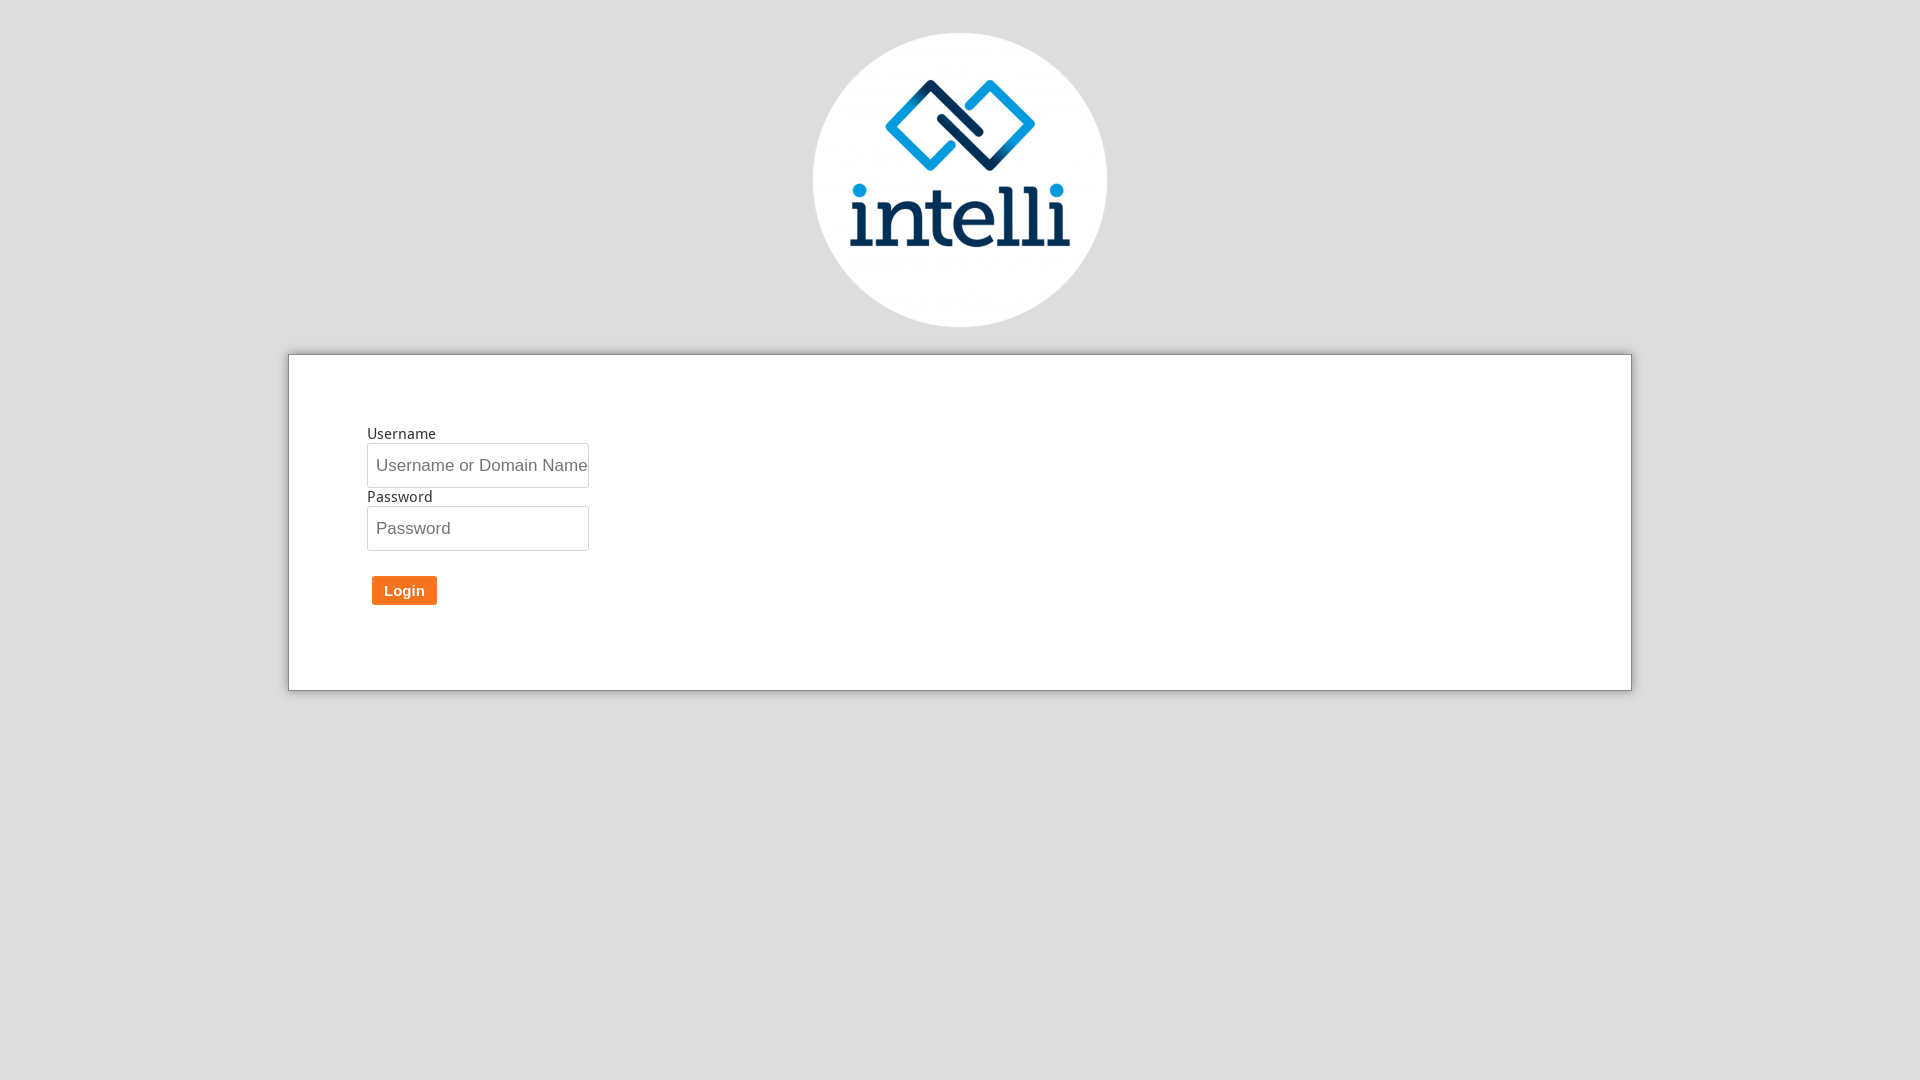  I want to click on 'Login', so click(372, 589).